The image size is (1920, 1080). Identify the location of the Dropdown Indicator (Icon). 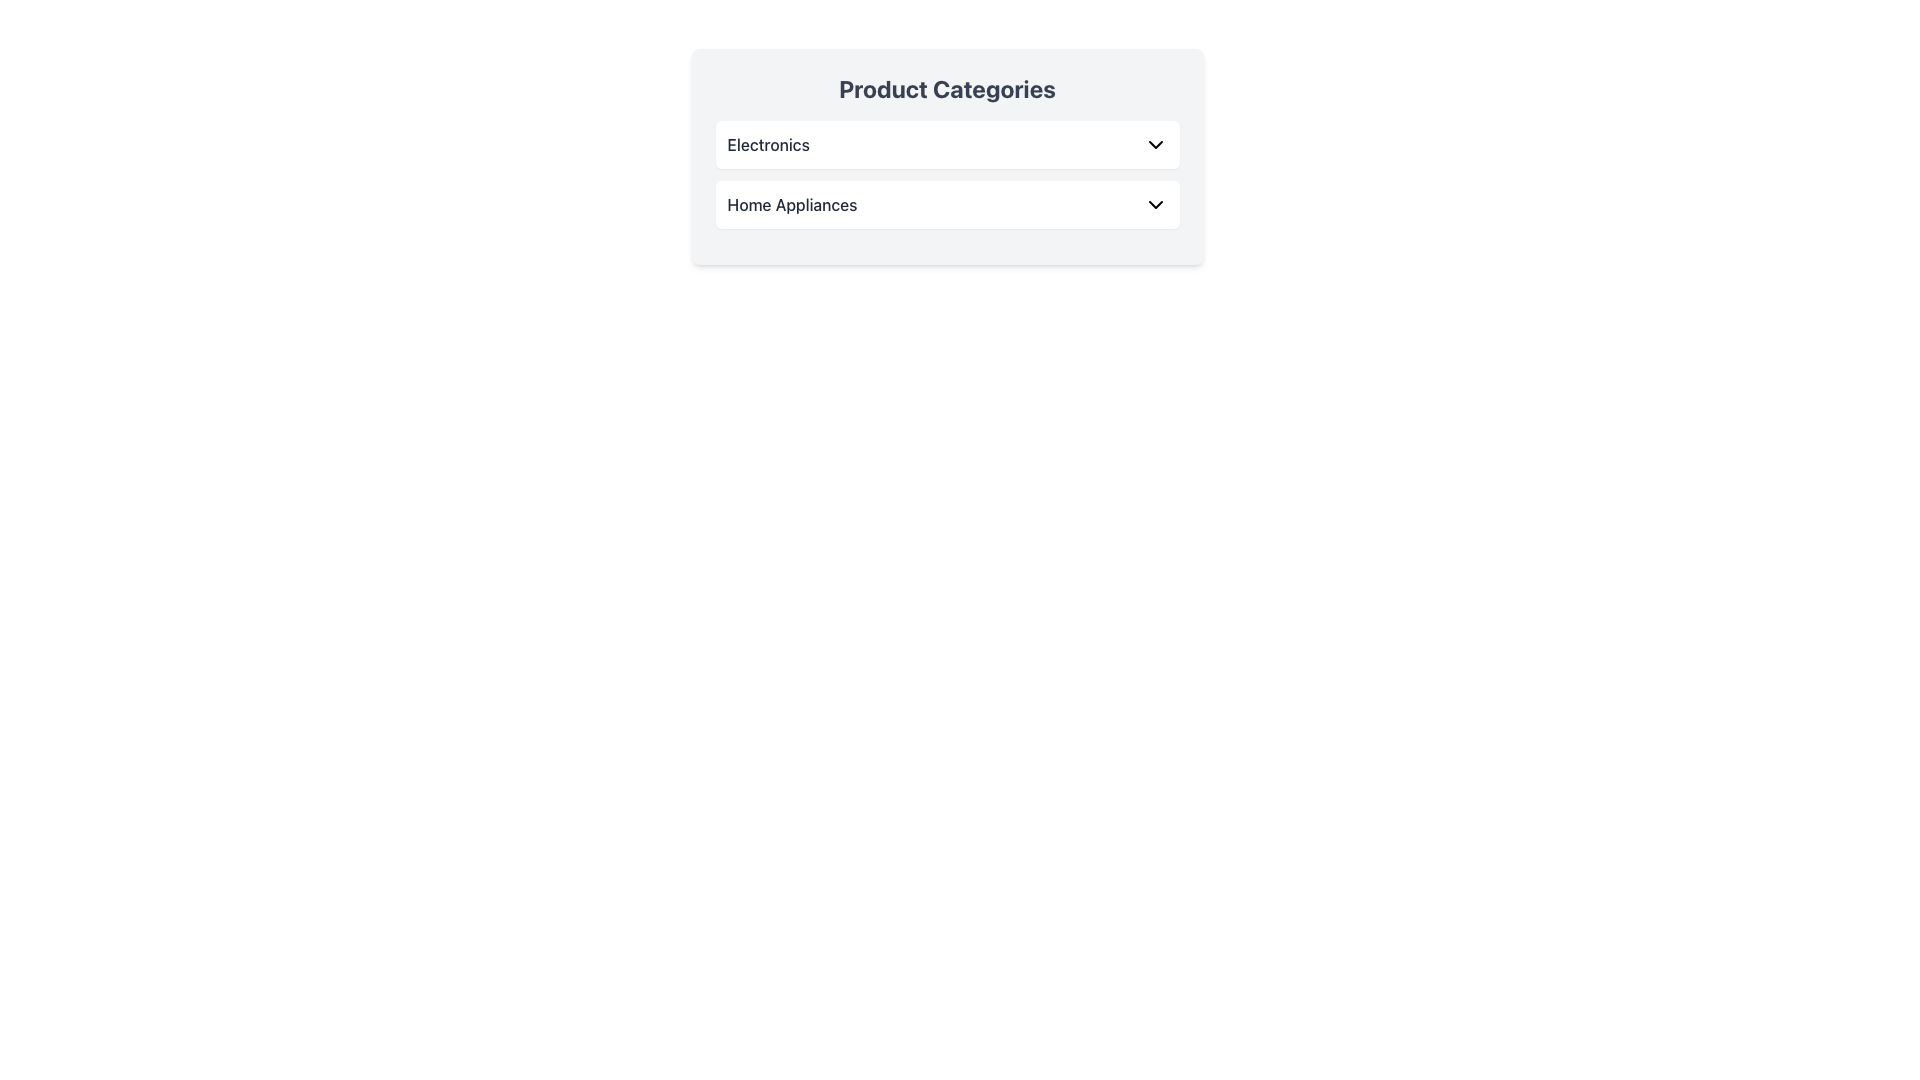
(1155, 144).